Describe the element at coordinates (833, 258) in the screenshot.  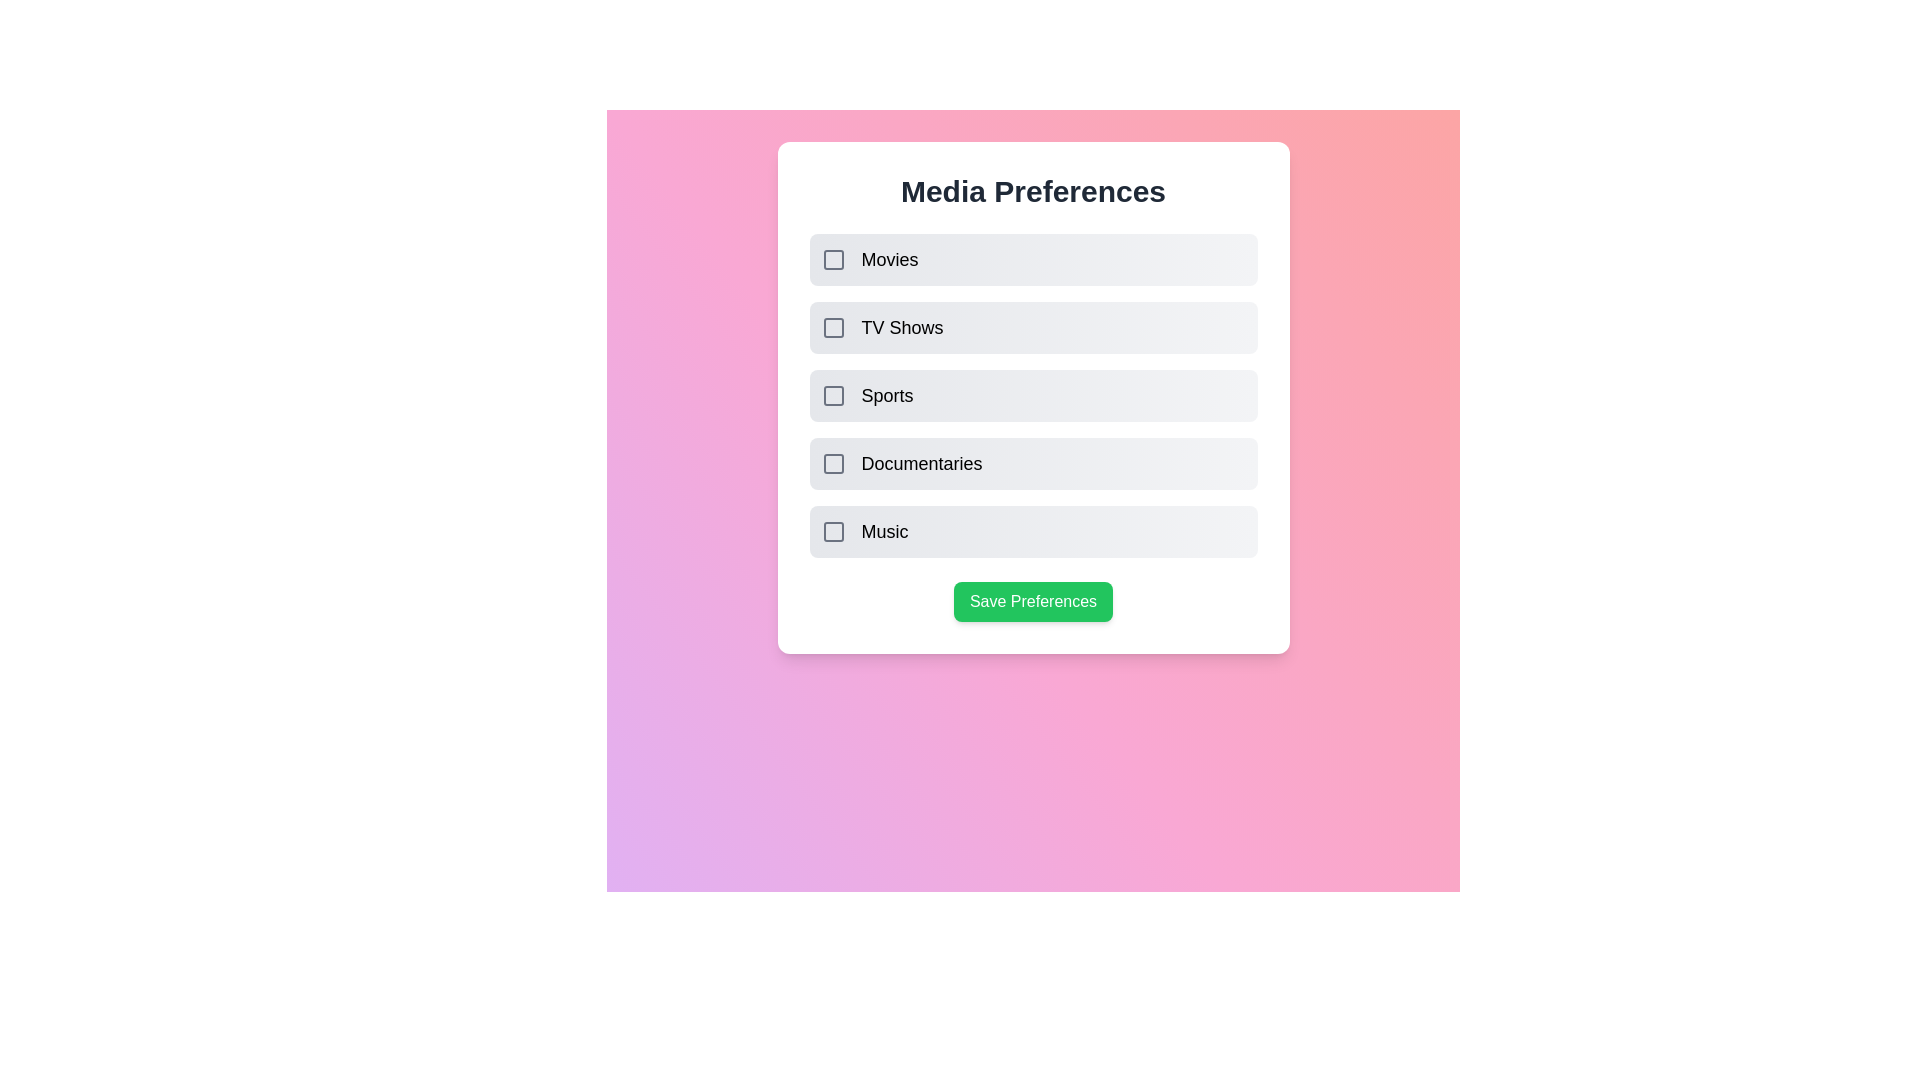
I see `the media preference item Movies` at that location.